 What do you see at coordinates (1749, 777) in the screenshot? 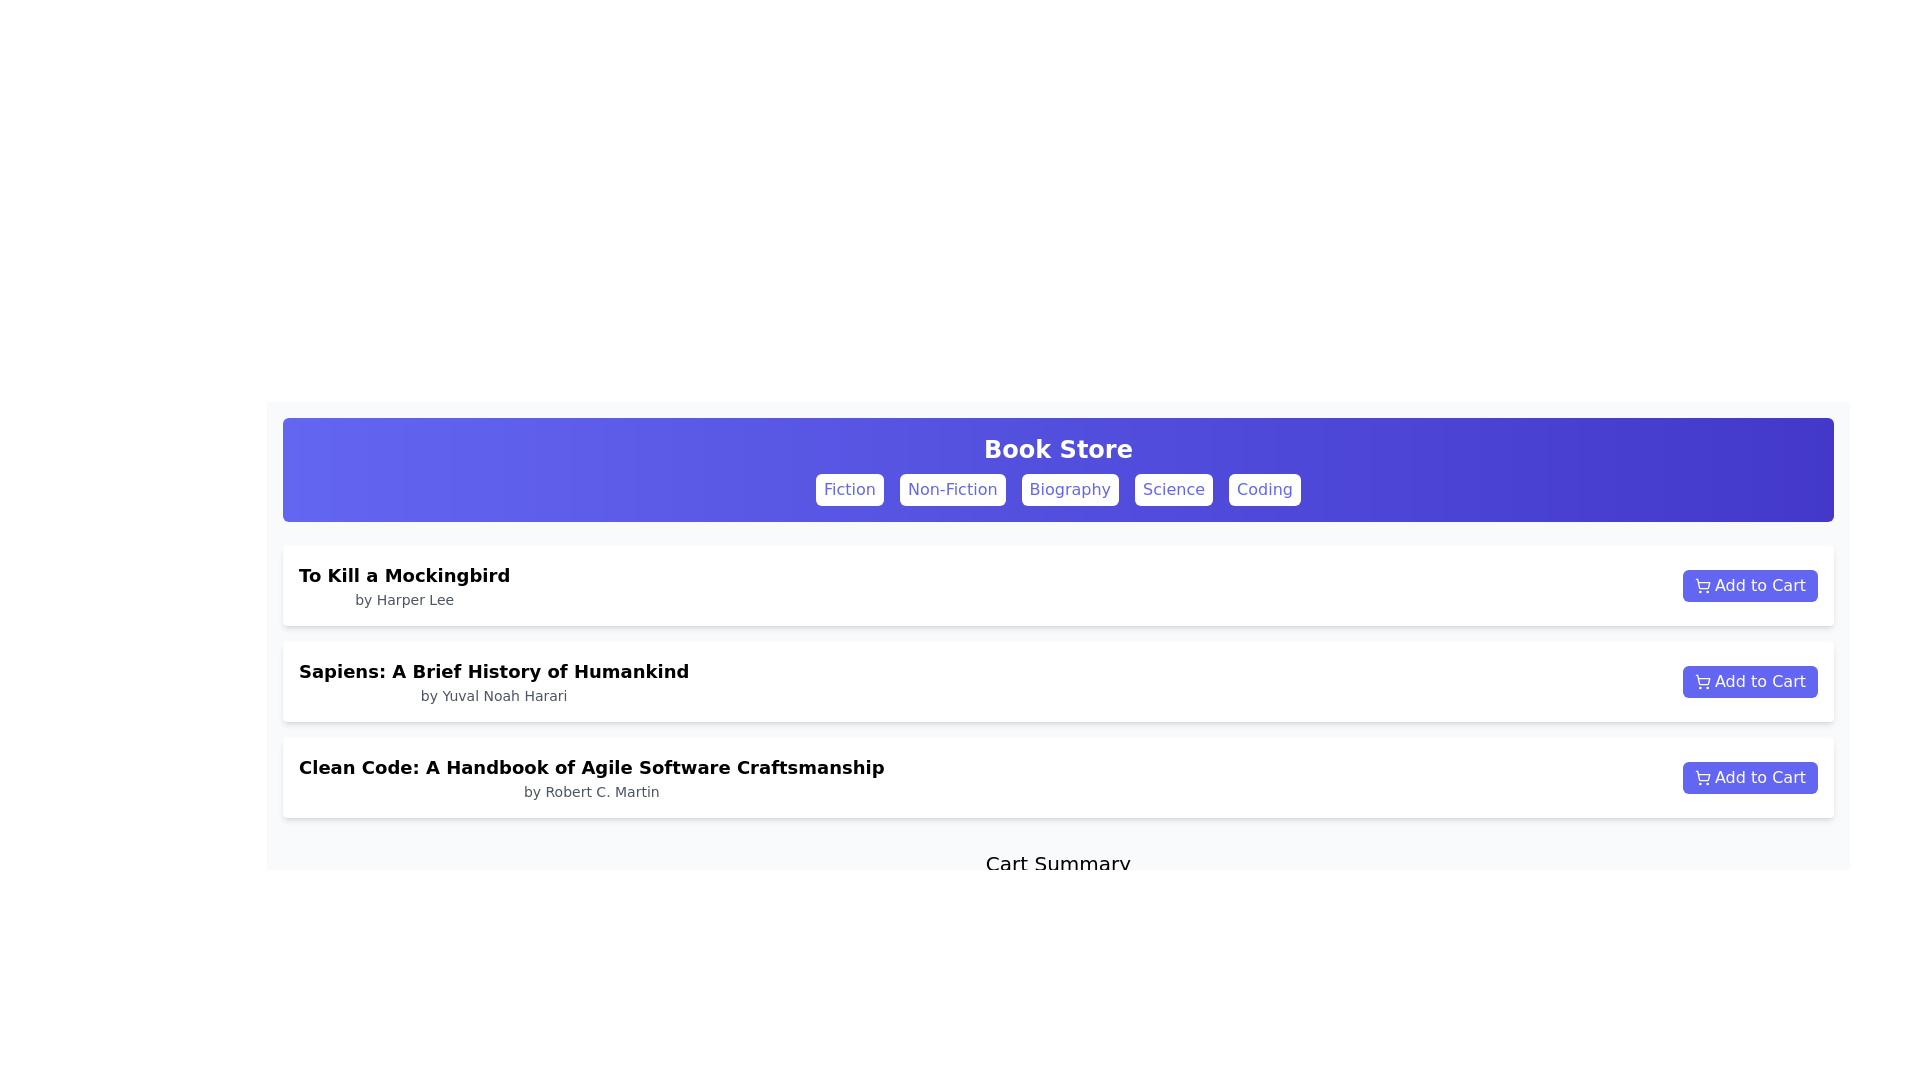
I see `the 'Add to Cart' button for the book 'Clean Code: A Handbook of Agile Software Craftsmanship'` at bounding box center [1749, 777].